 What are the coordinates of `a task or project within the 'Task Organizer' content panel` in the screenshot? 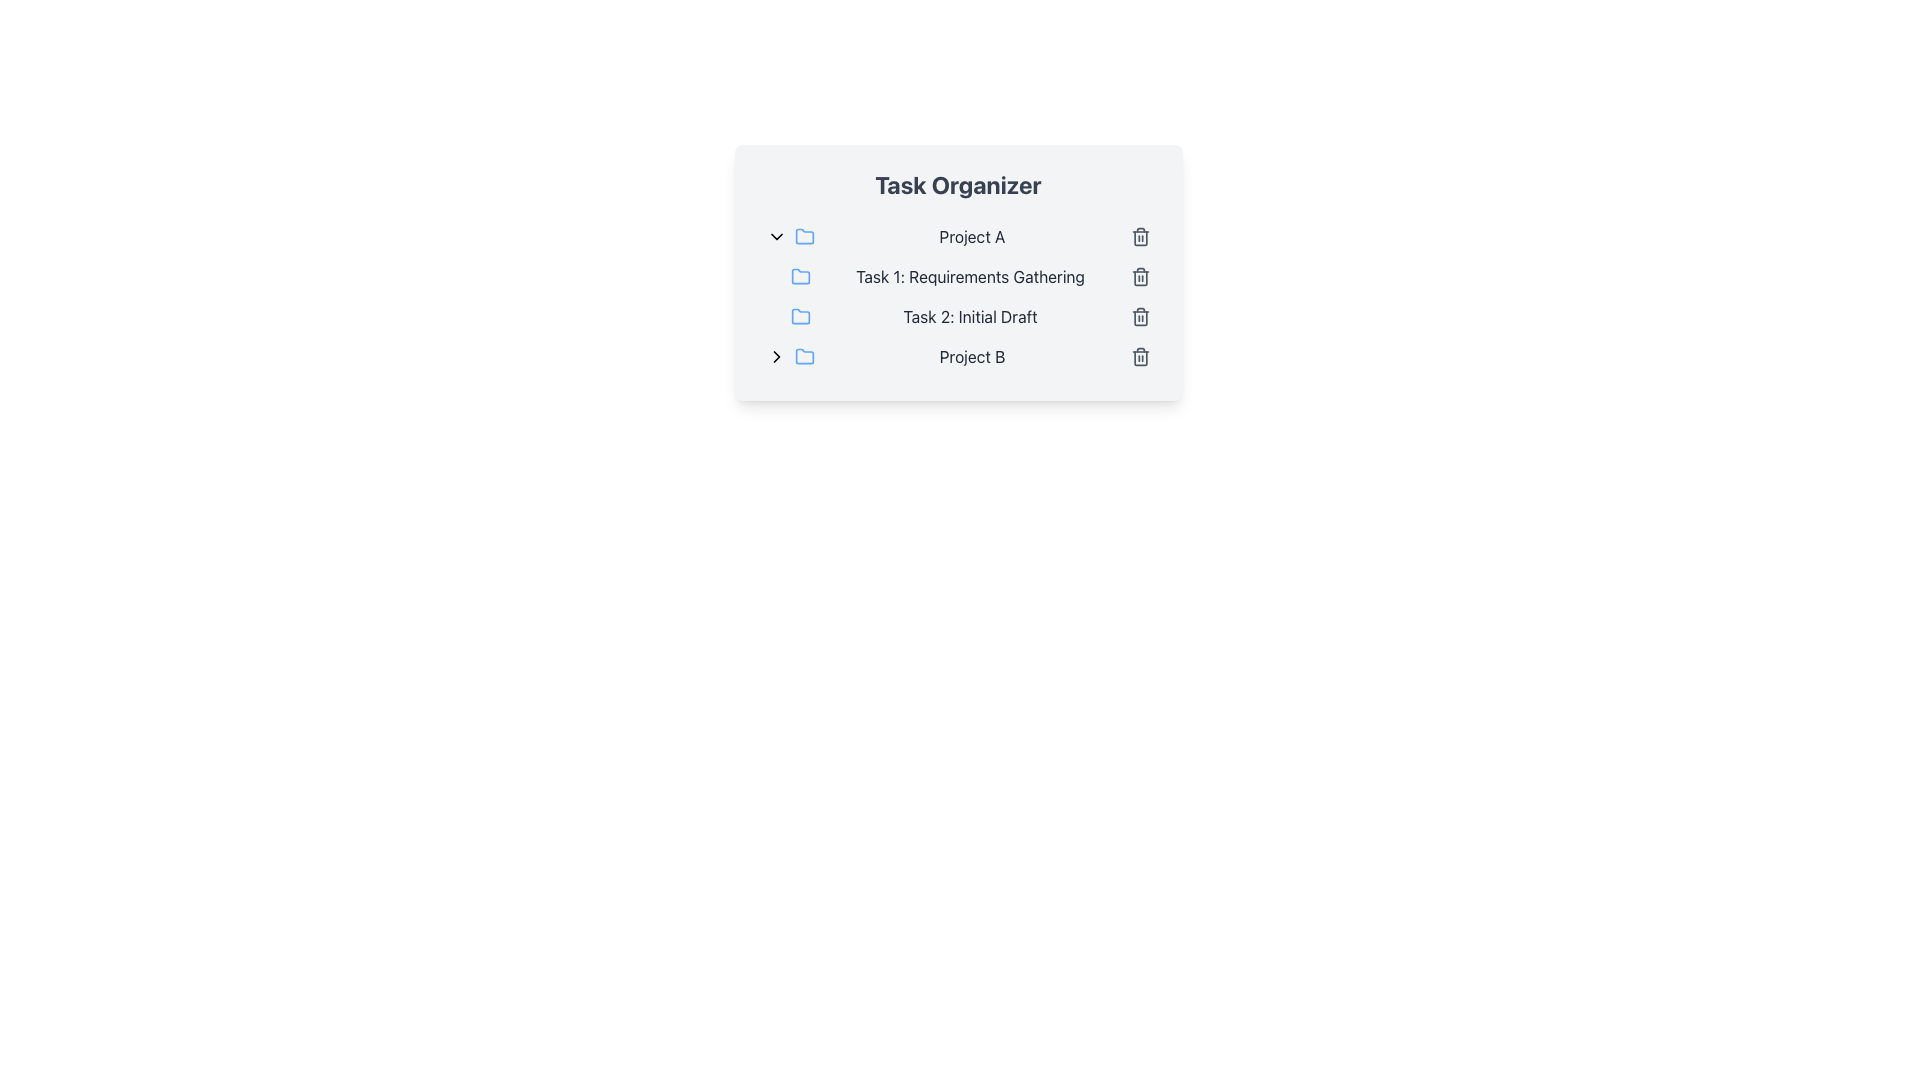 It's located at (957, 273).